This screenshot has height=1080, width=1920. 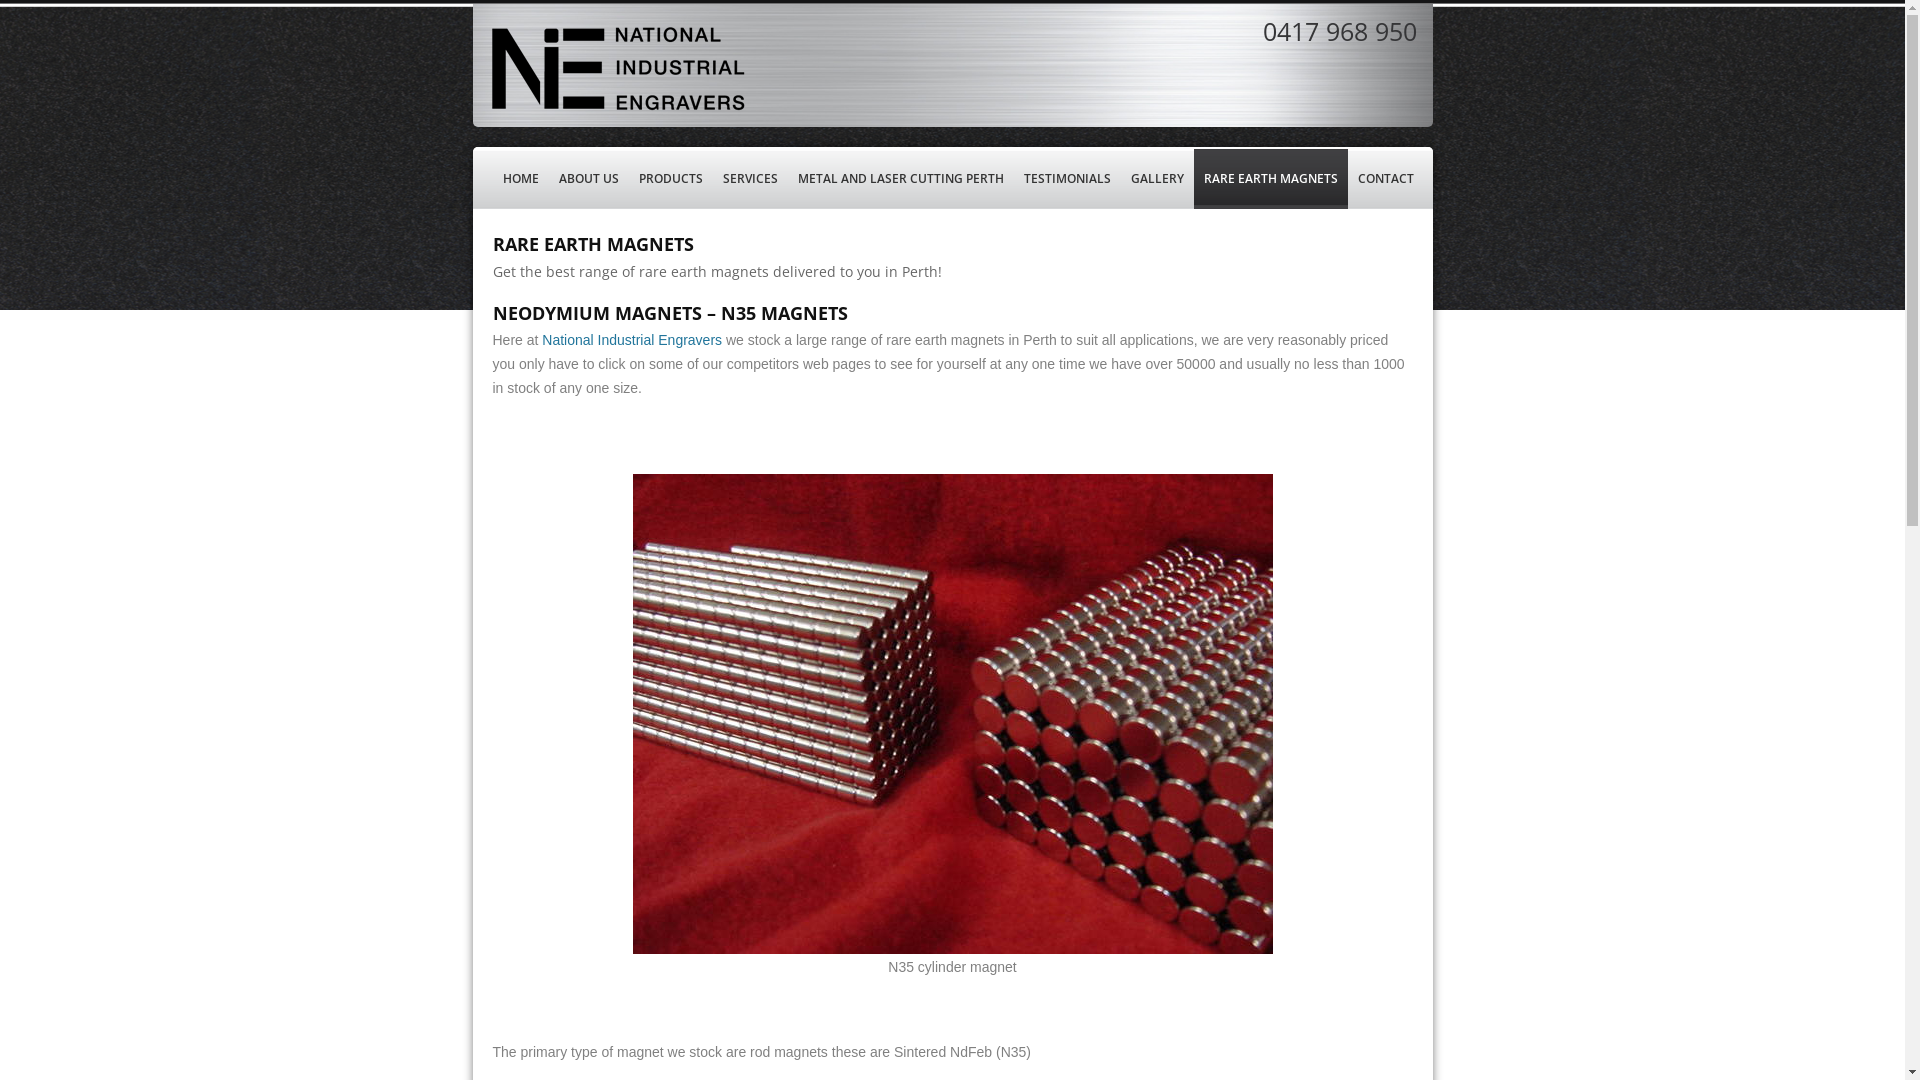 What do you see at coordinates (631, 64) in the screenshot?
I see `'NATIONAL INDUSTRIAL ENGRAVERS'` at bounding box center [631, 64].